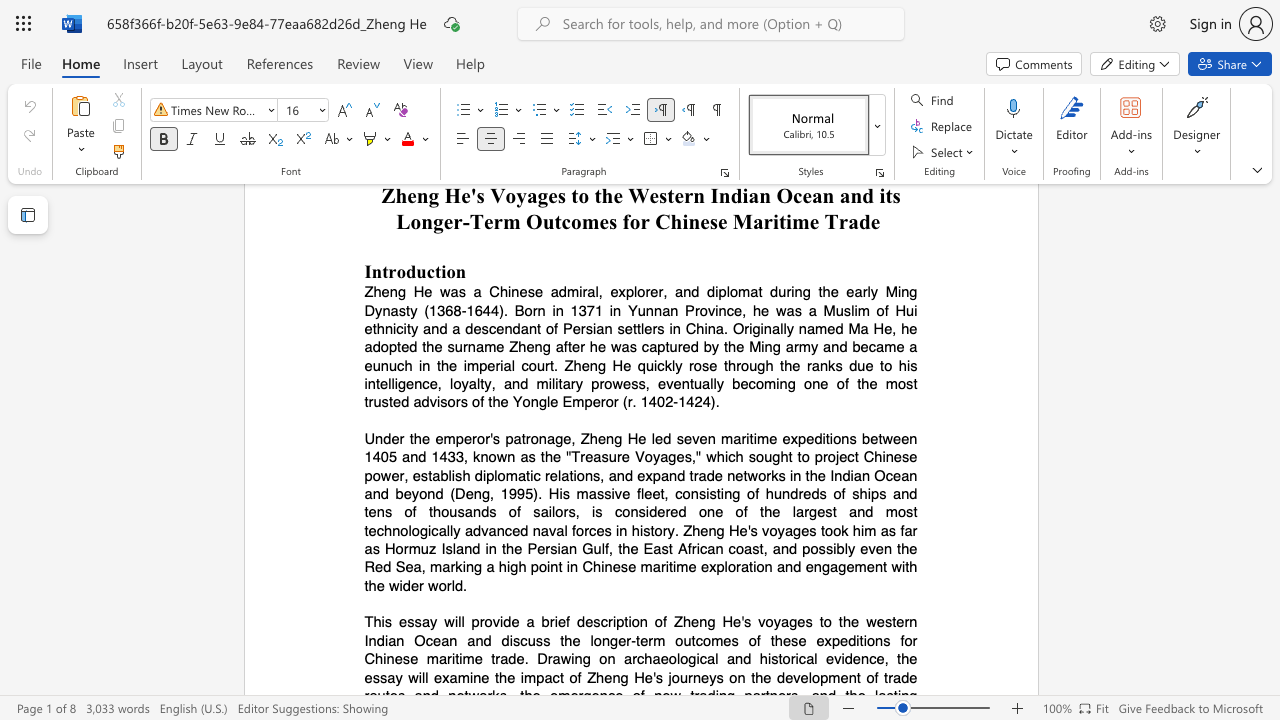 The image size is (1280, 720). I want to click on the subset text "ages to the West" within the text "Zheng He", so click(526, 195).